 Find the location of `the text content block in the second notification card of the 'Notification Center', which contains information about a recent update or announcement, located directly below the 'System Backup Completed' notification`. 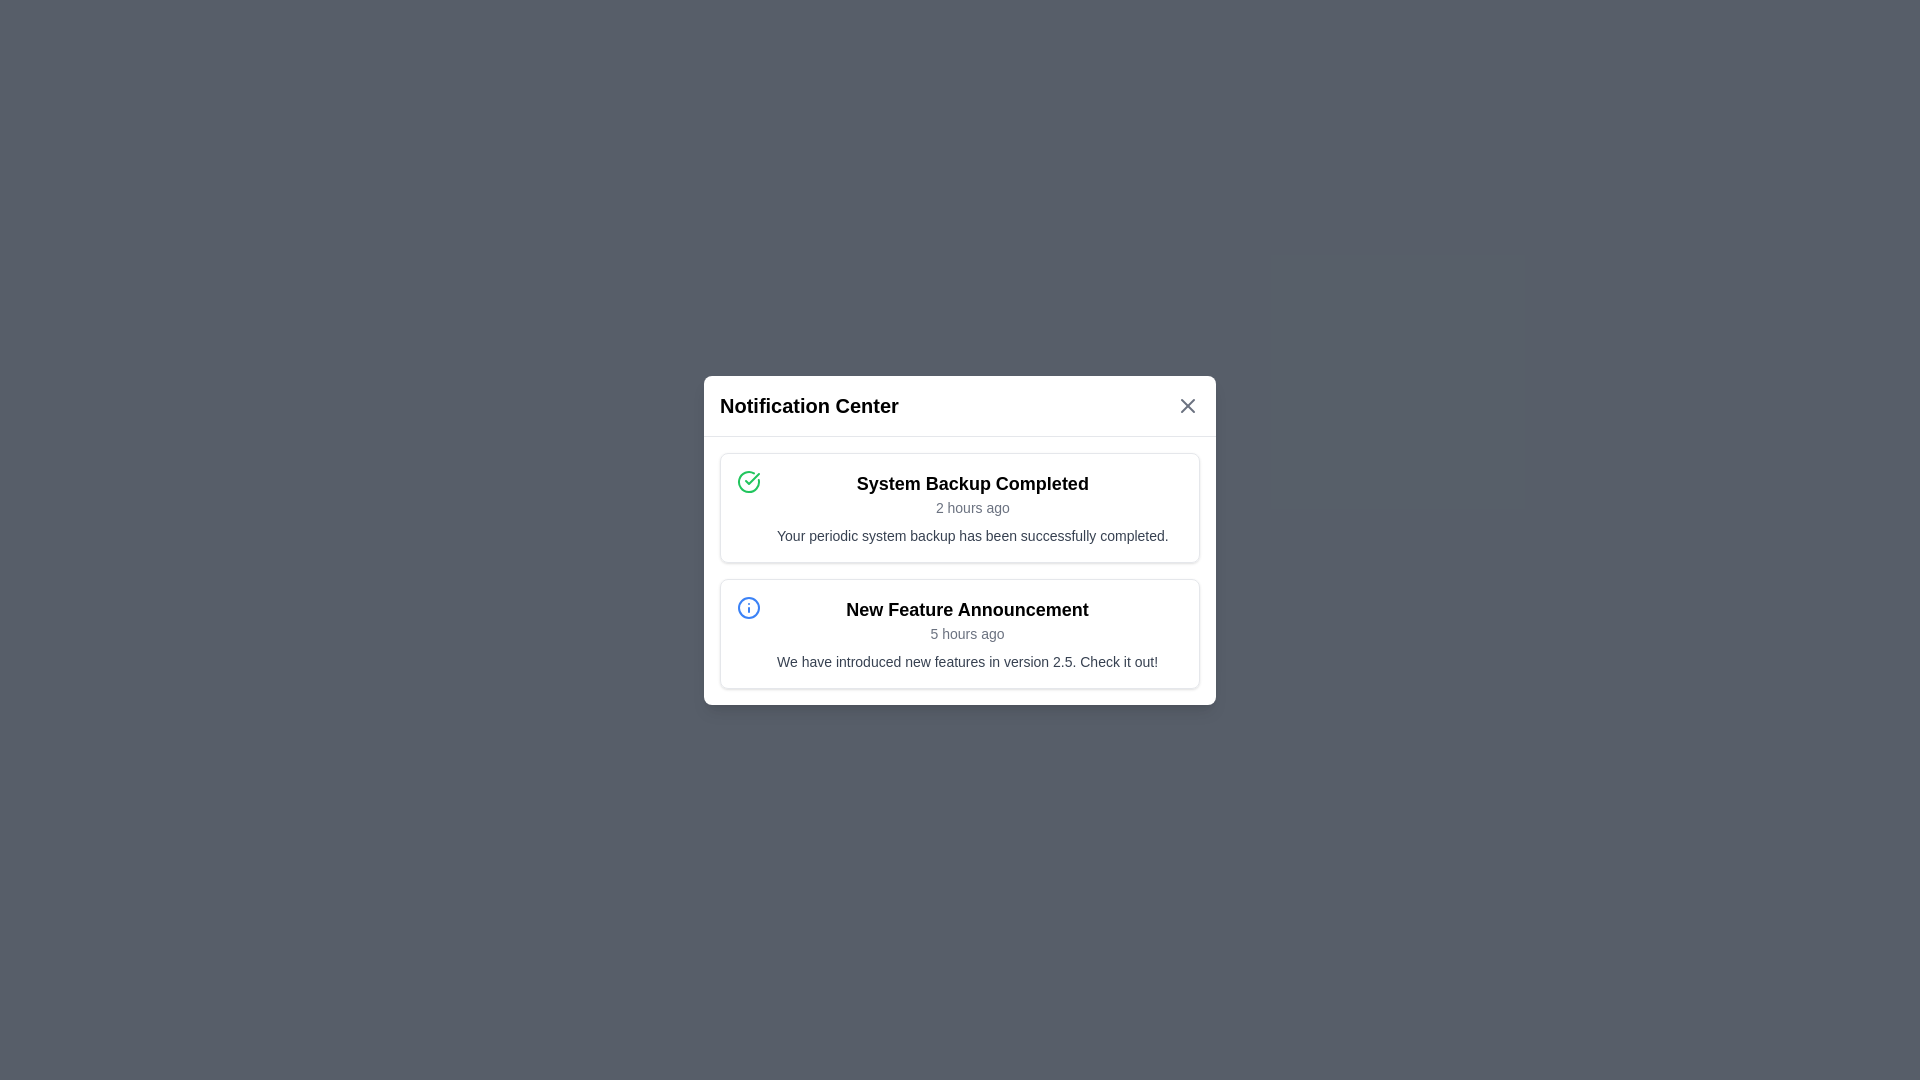

the text content block in the second notification card of the 'Notification Center', which contains information about a recent update or announcement, located directly below the 'System Backup Completed' notification is located at coordinates (967, 633).